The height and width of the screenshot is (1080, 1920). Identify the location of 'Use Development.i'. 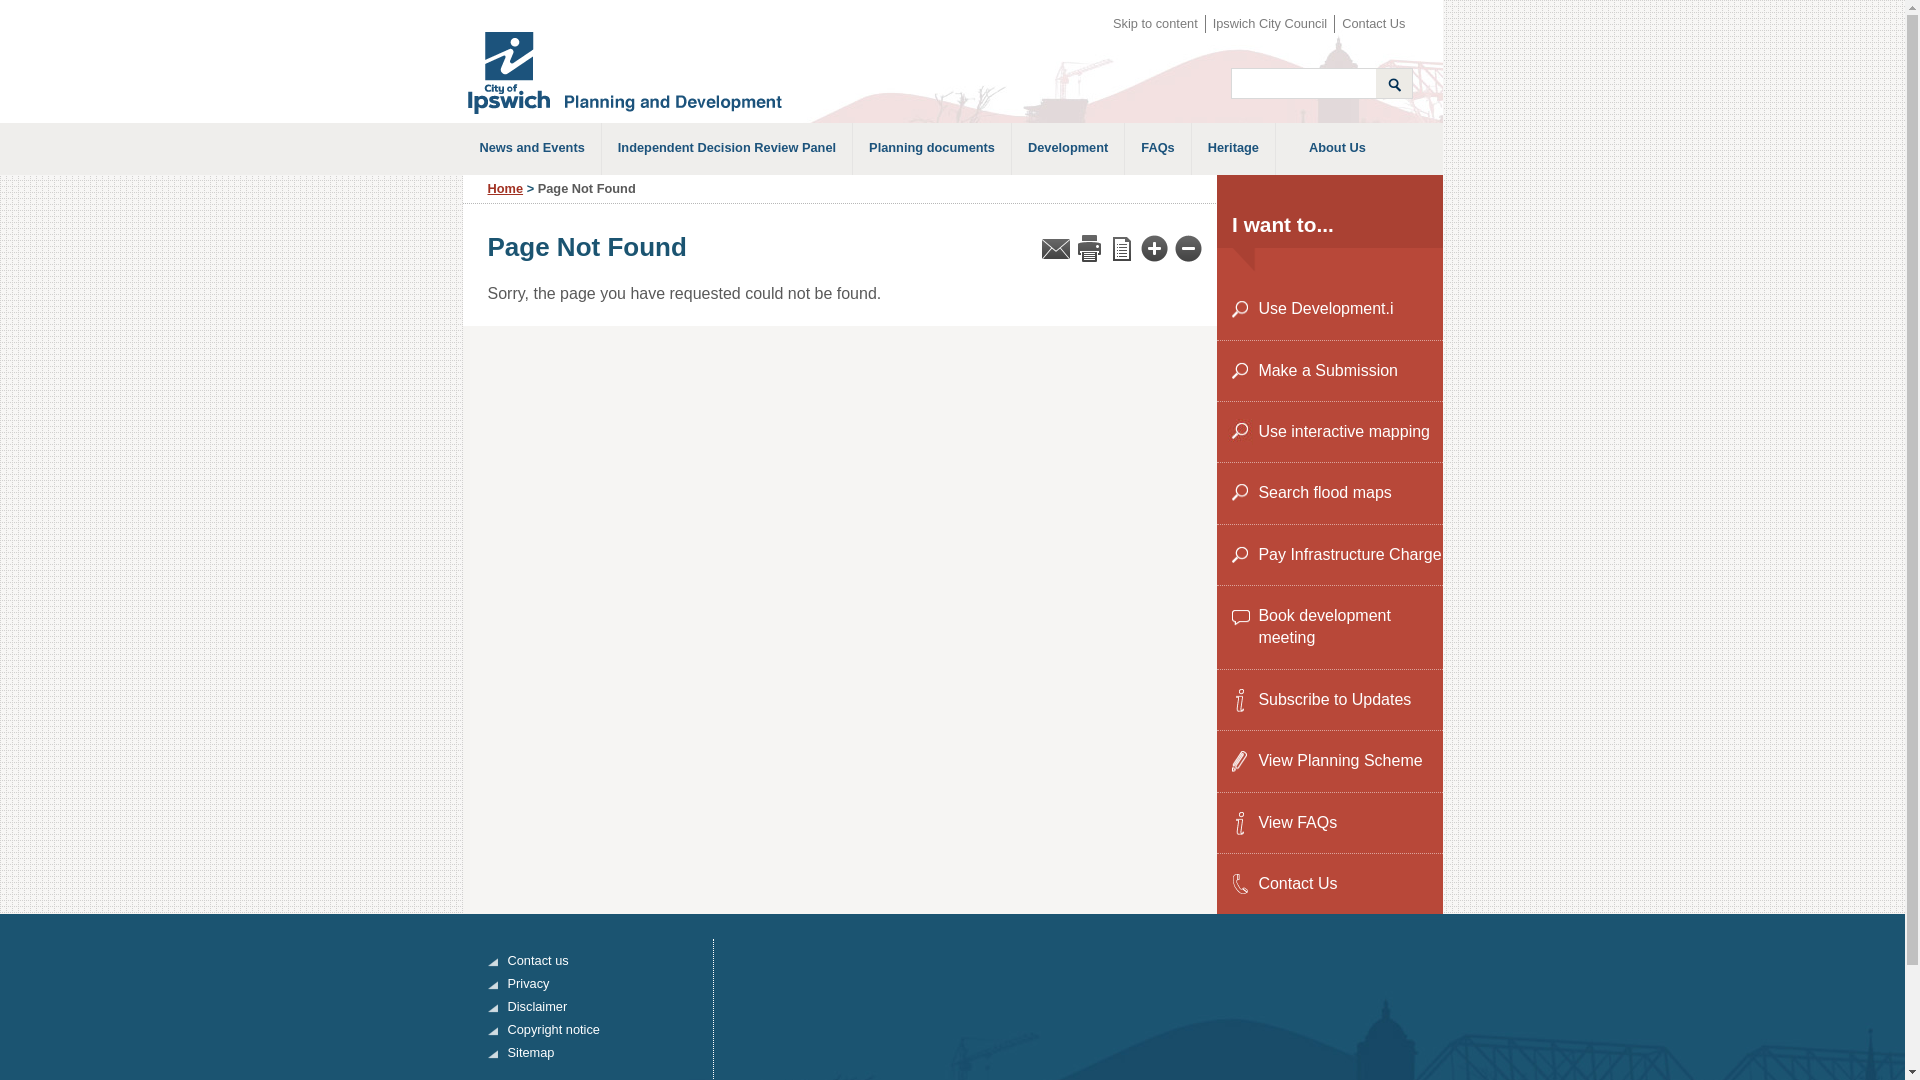
(1334, 308).